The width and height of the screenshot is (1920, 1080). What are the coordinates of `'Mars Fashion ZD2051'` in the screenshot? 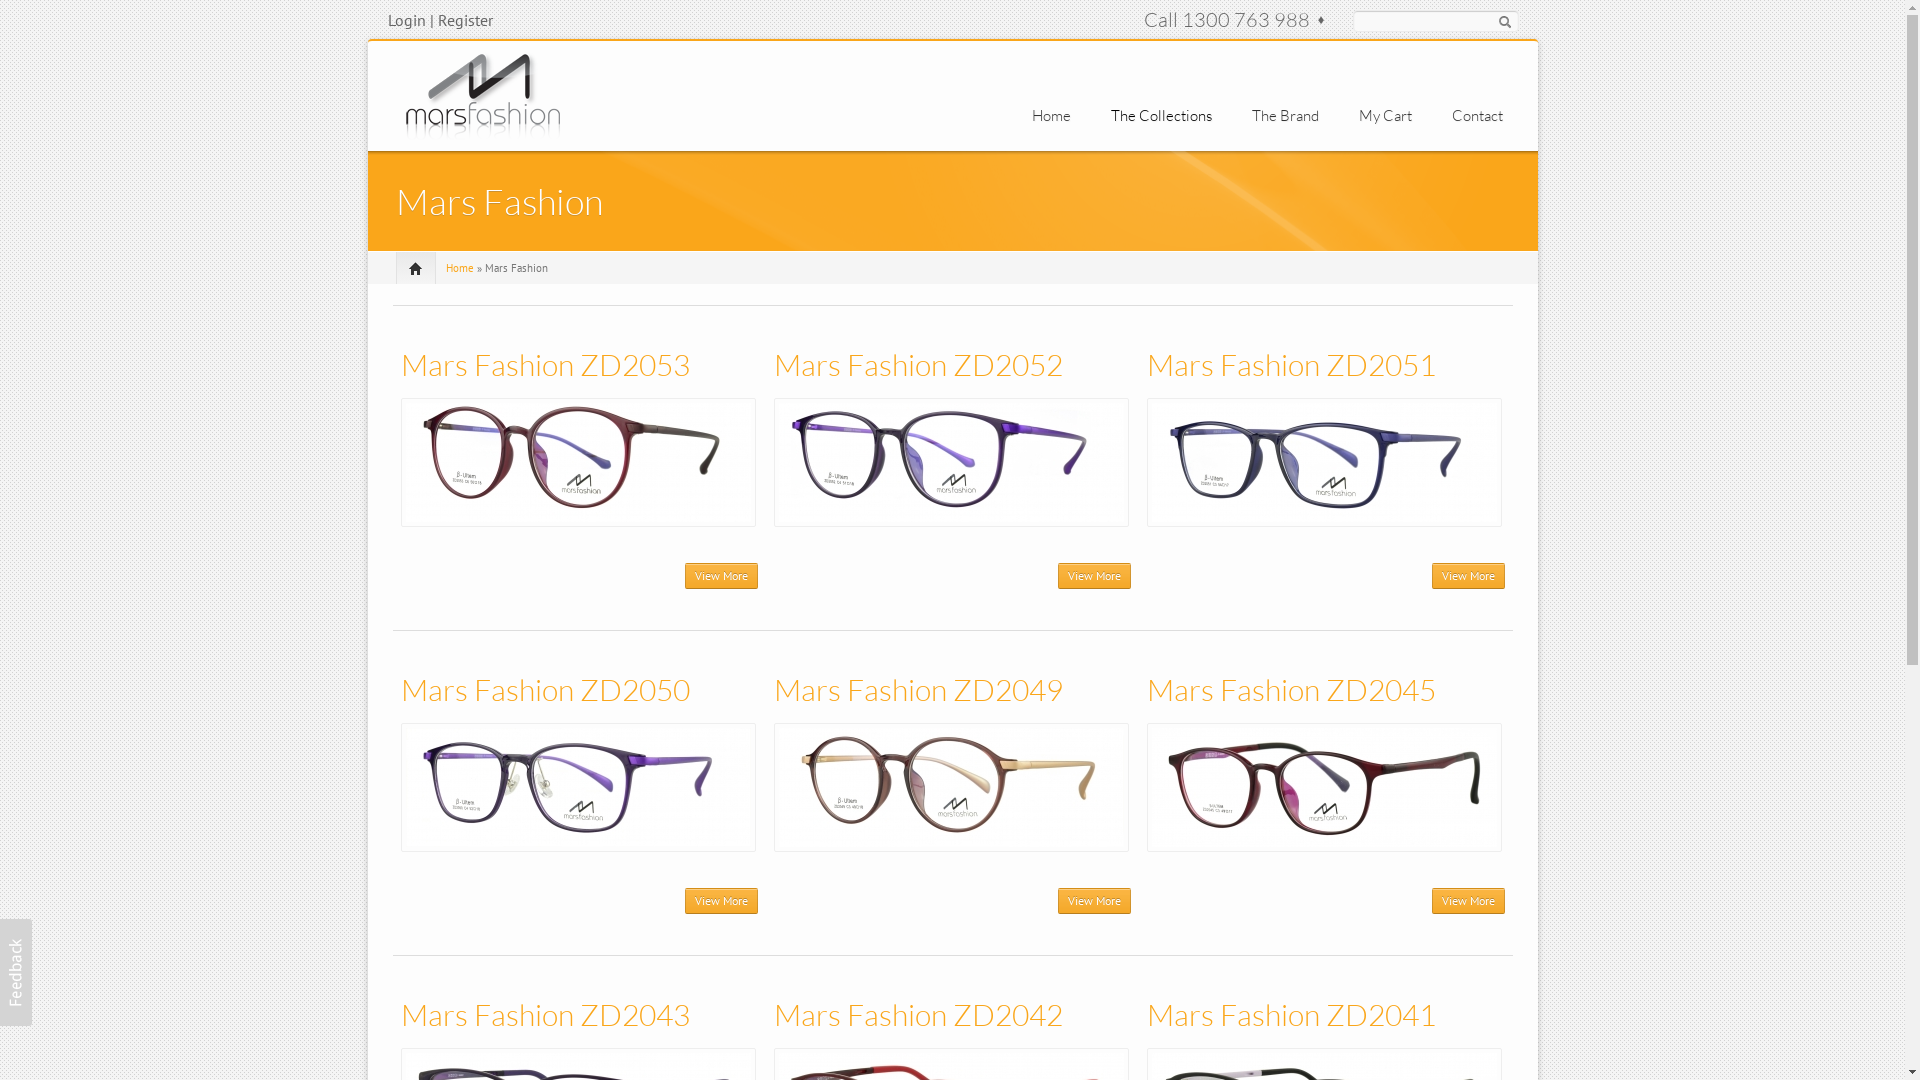 It's located at (1291, 364).